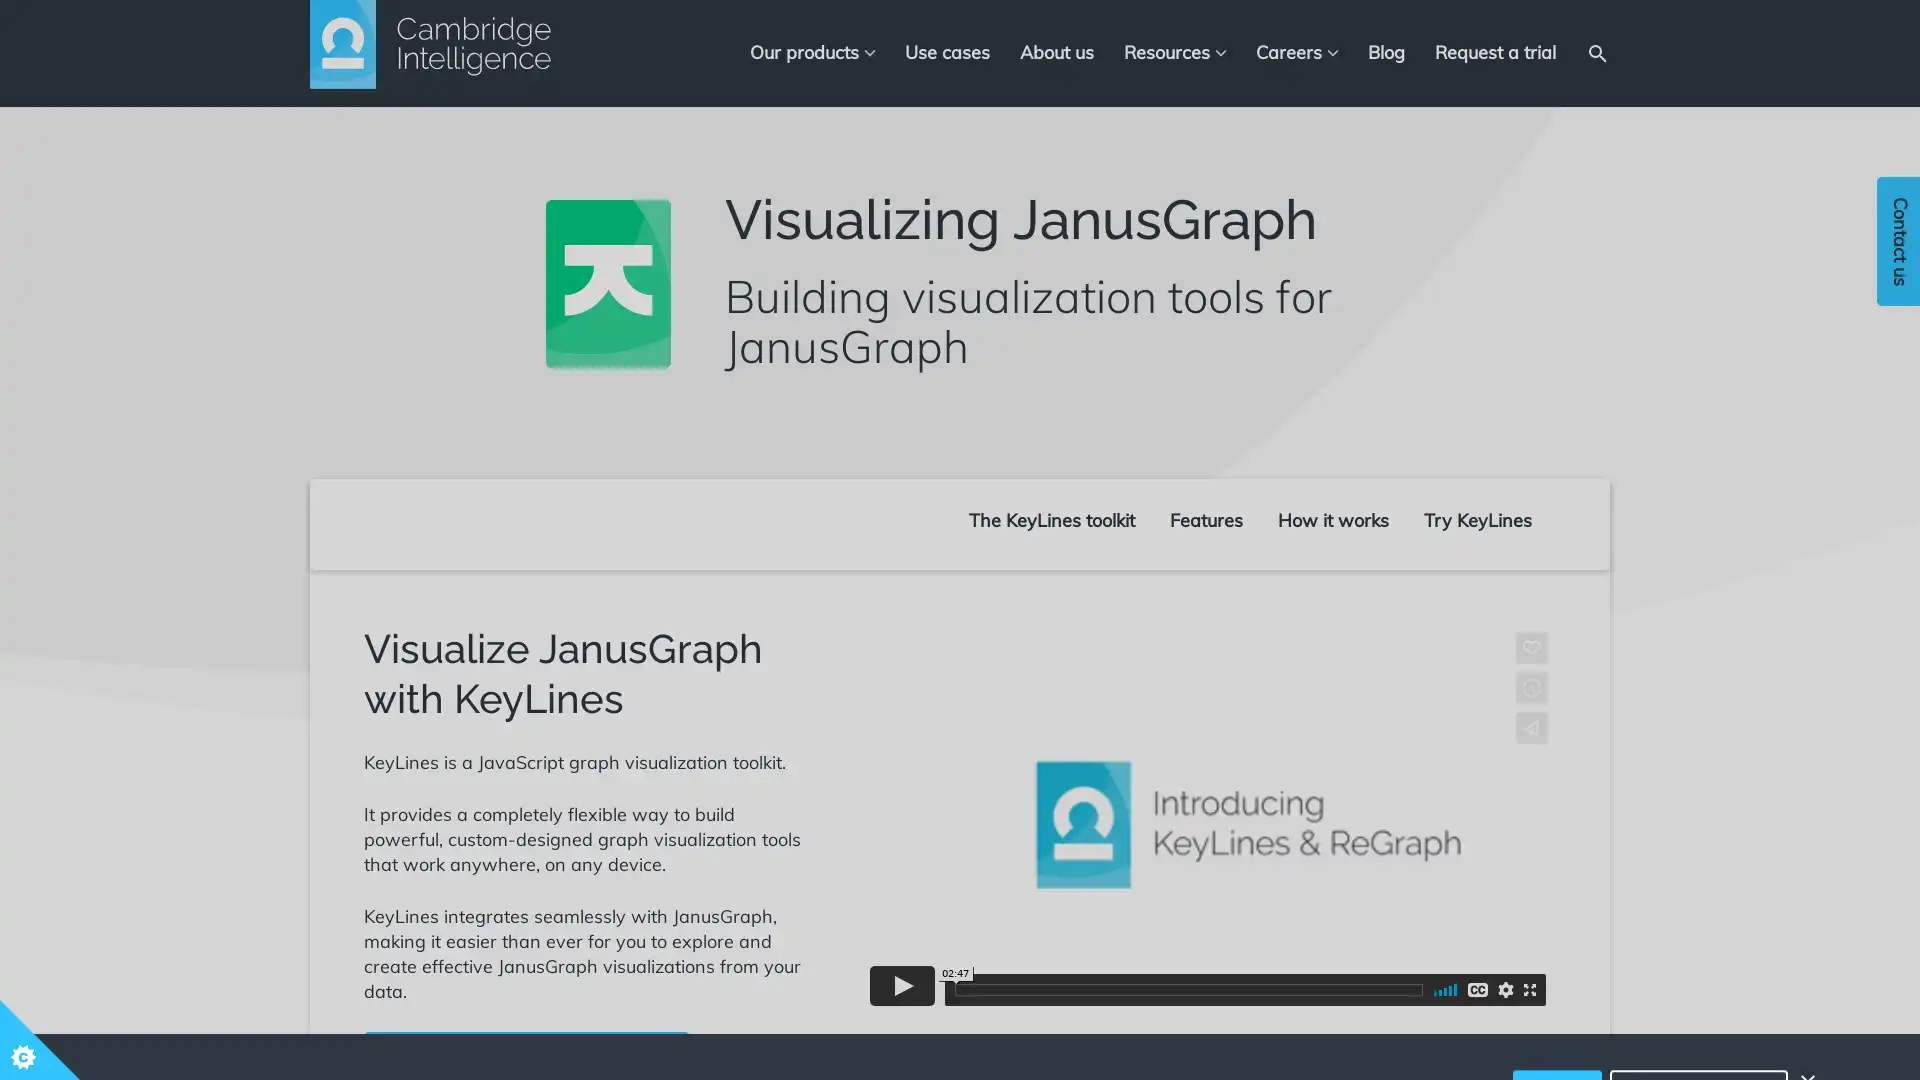 The height and width of the screenshot is (1080, 1920). What do you see at coordinates (1556, 1026) in the screenshot?
I see `Accept` at bounding box center [1556, 1026].